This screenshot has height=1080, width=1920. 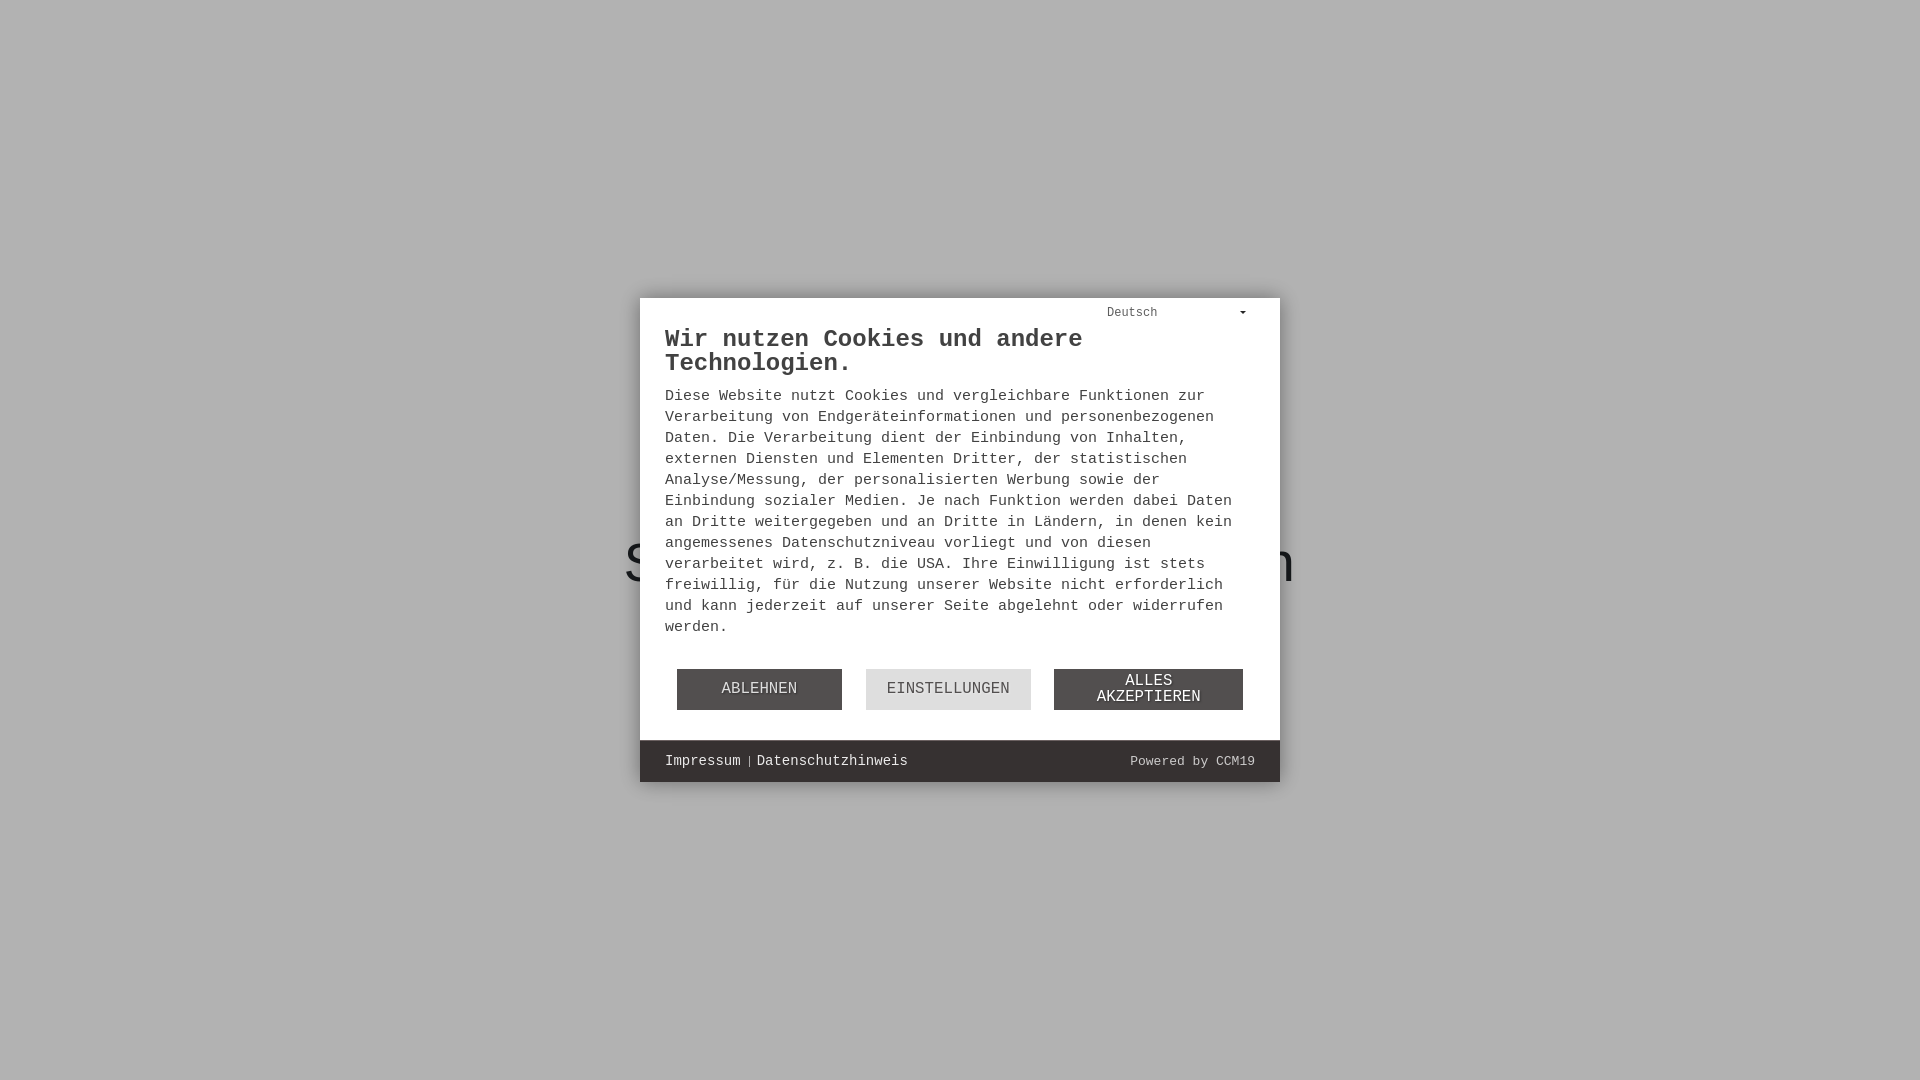 I want to click on 'Powered by CCM19', so click(x=1192, y=761).